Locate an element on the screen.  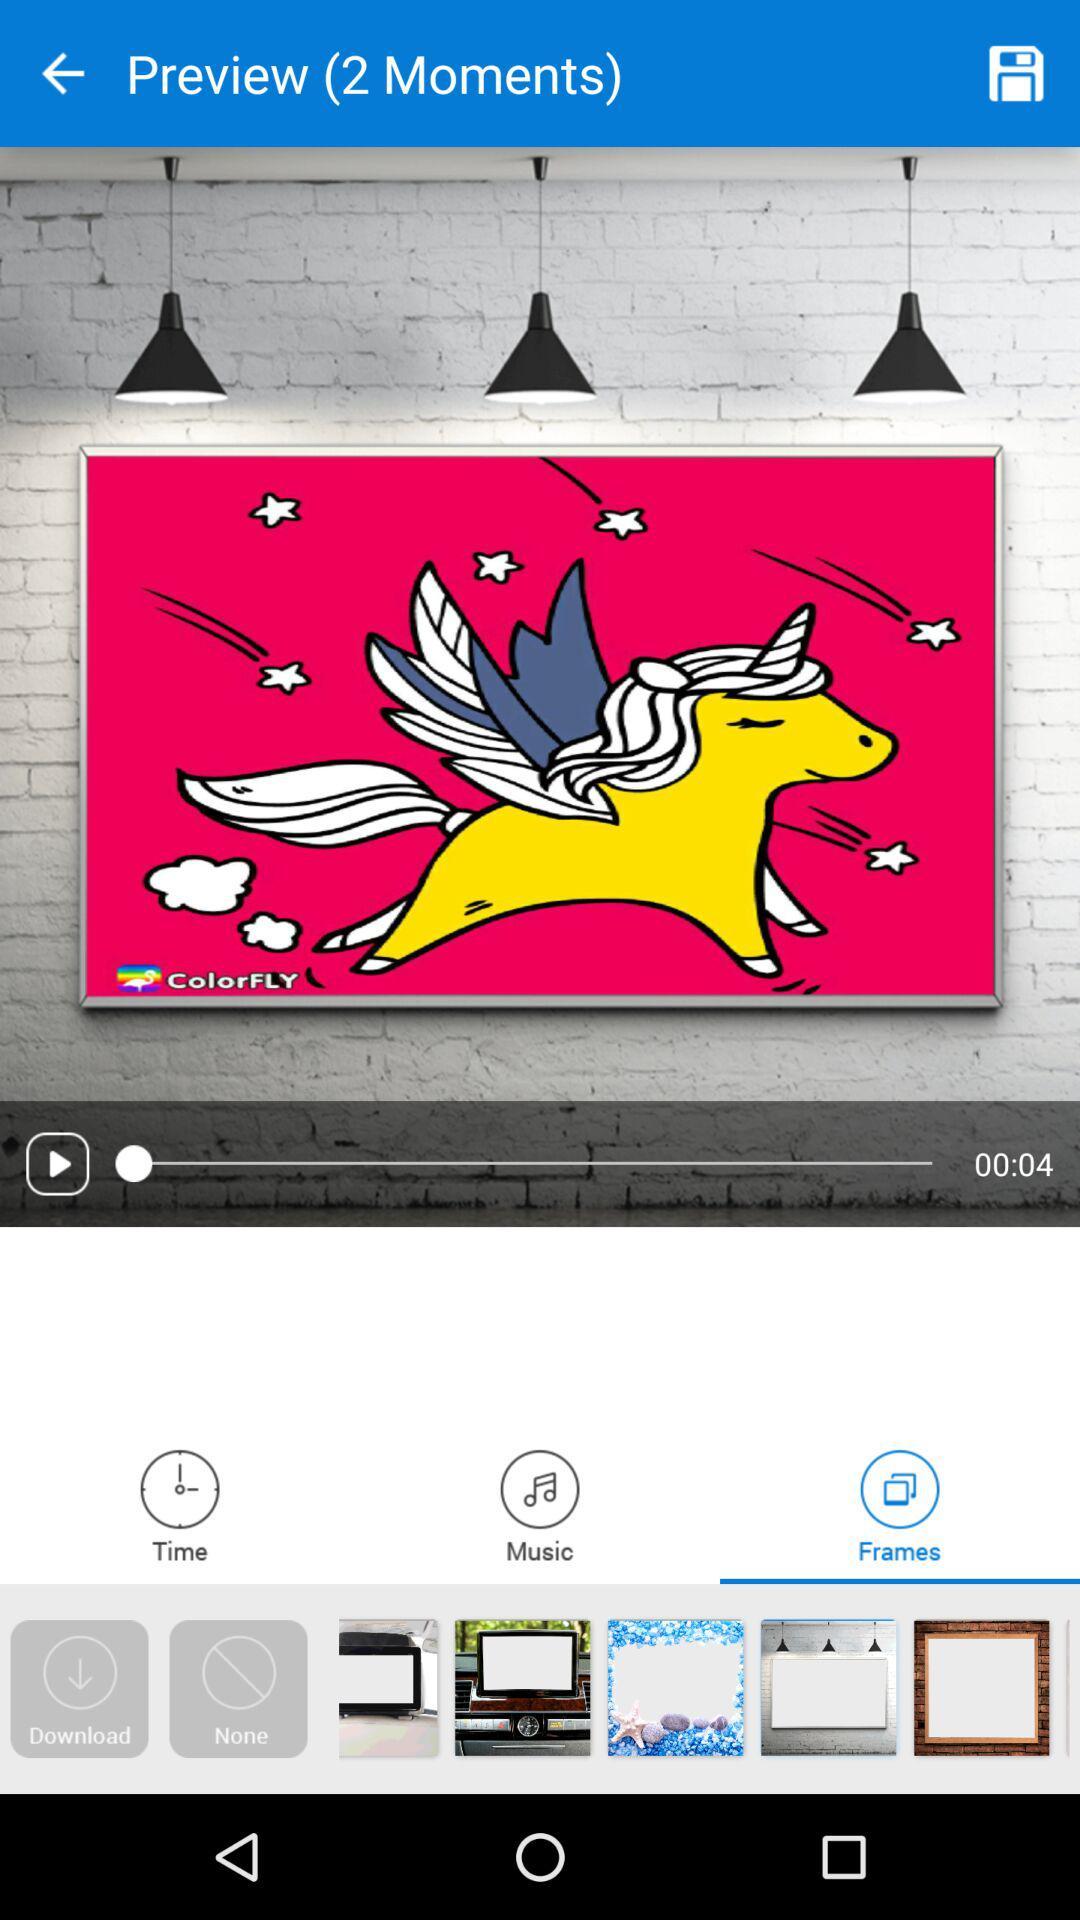
music player is located at coordinates (540, 1505).